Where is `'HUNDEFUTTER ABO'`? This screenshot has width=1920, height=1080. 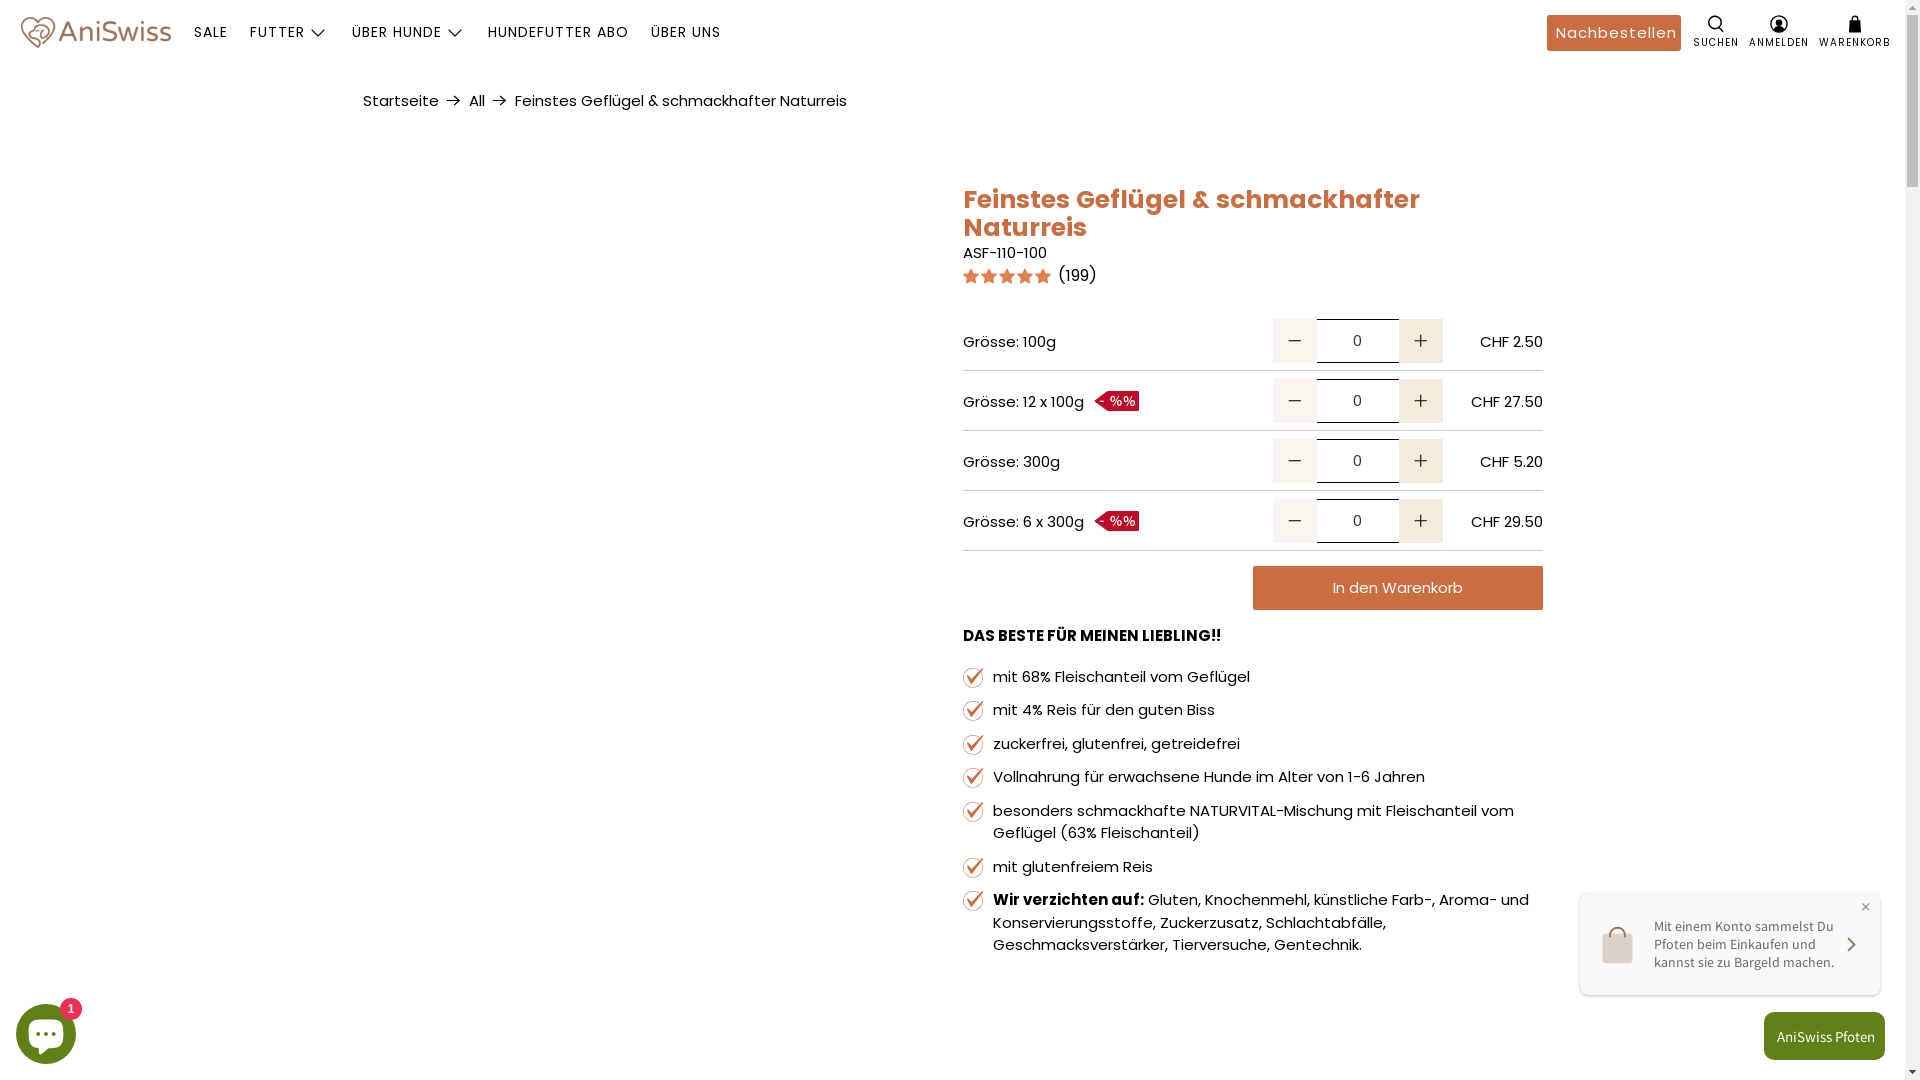 'HUNDEFUTTER ABO' is located at coordinates (557, 32).